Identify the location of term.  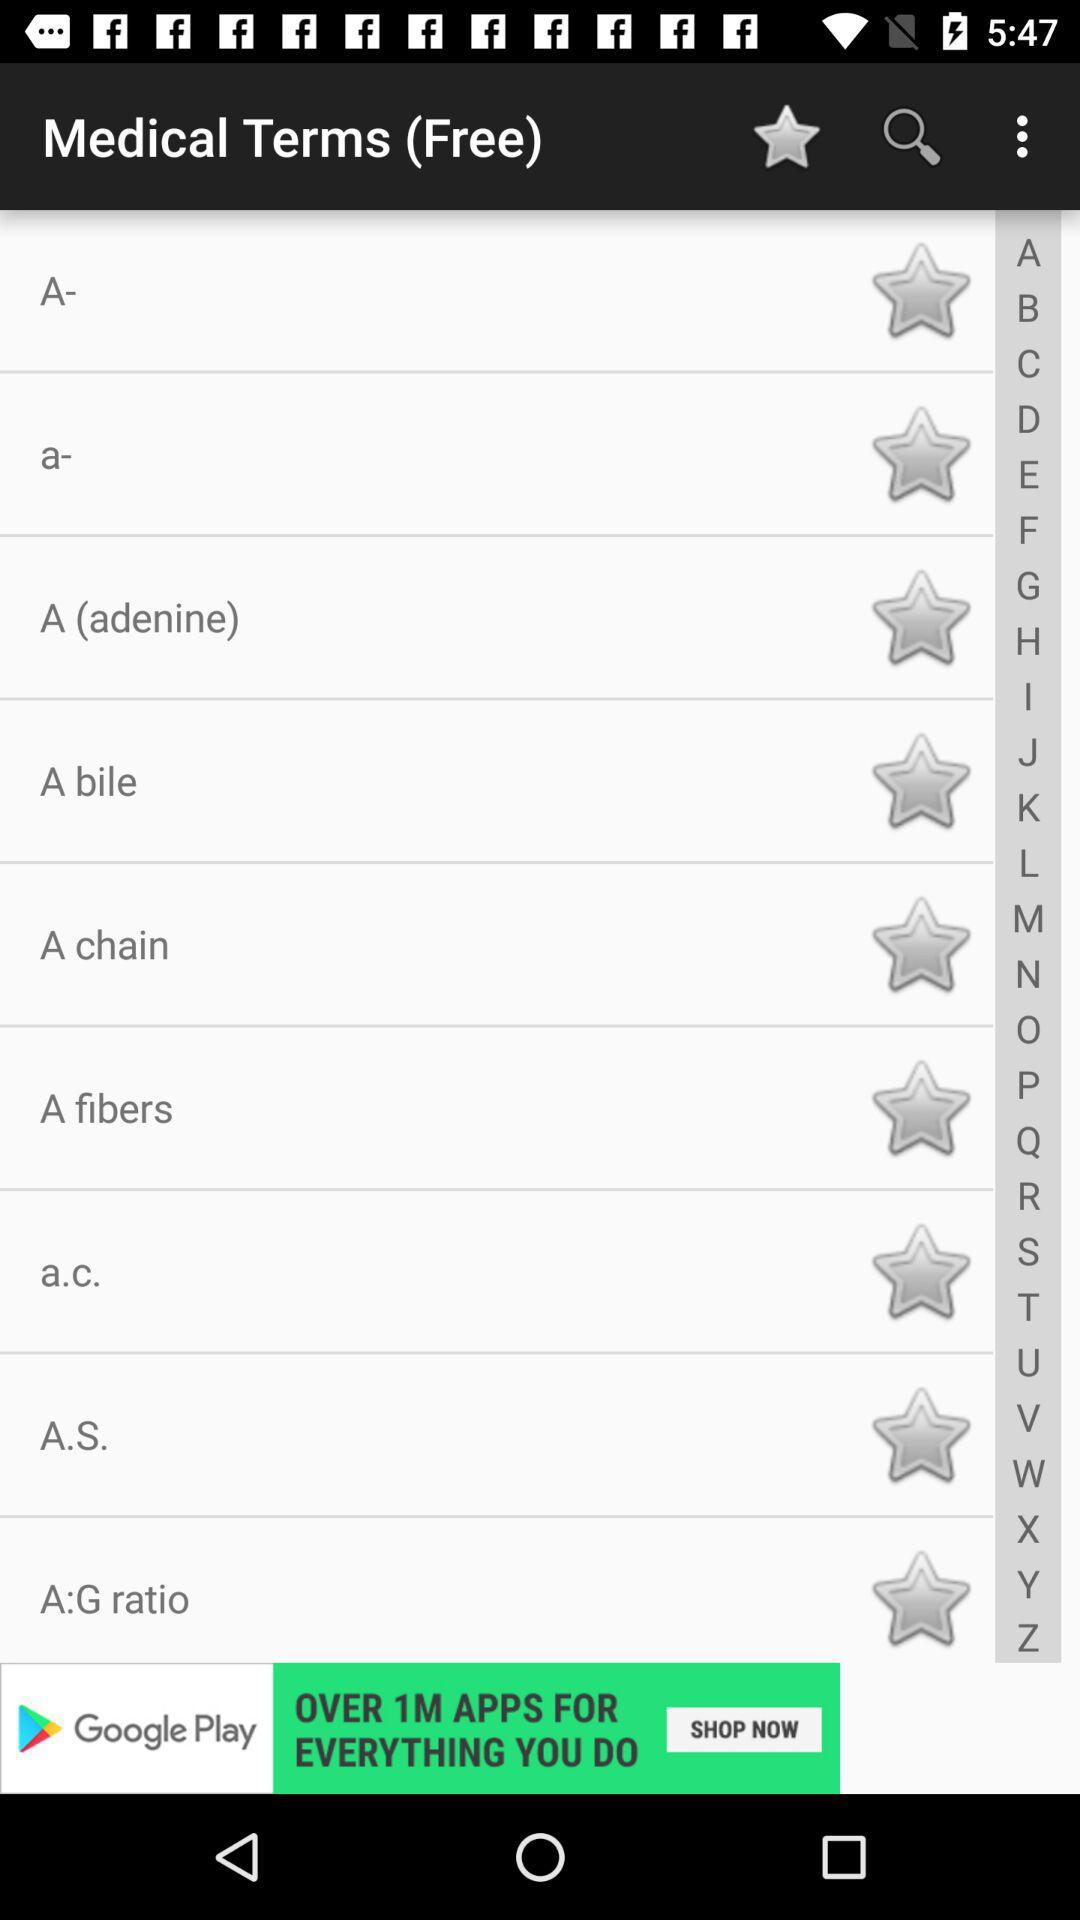
(920, 1433).